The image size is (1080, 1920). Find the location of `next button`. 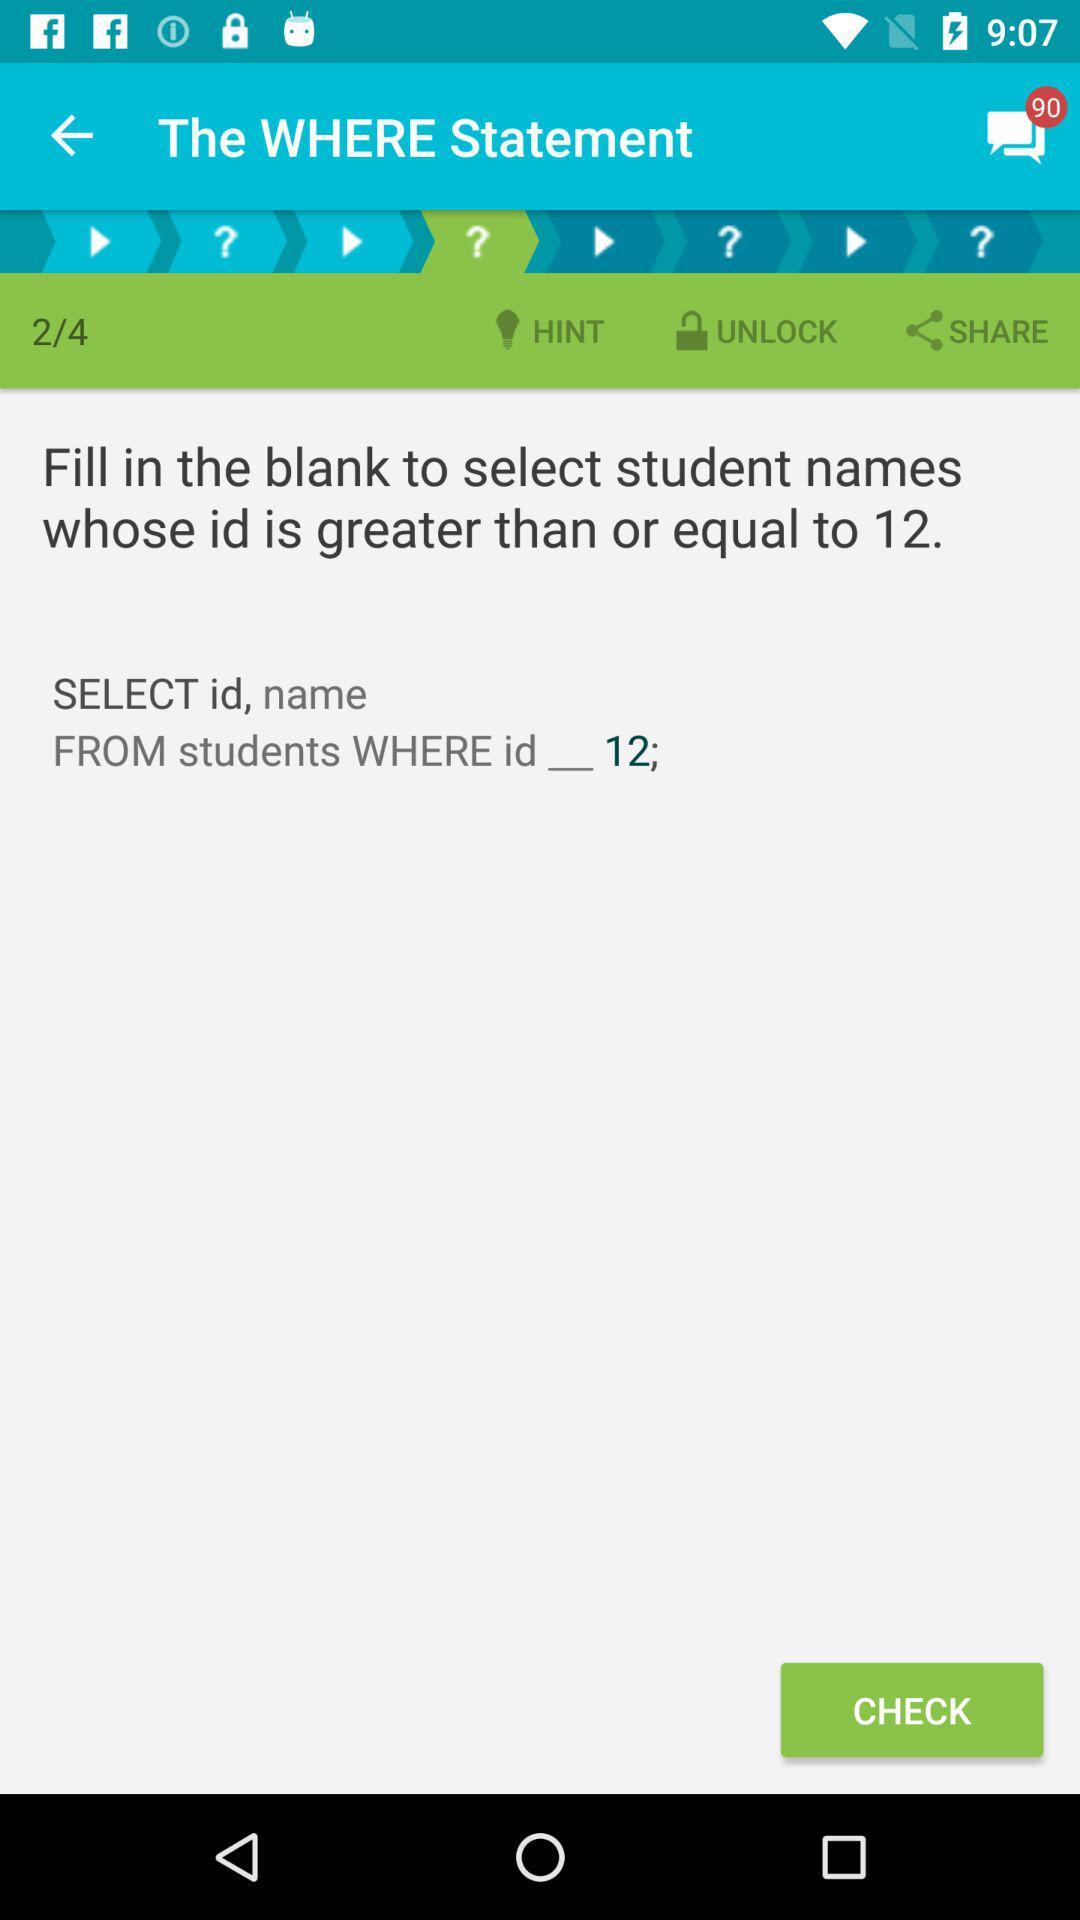

next button is located at coordinates (350, 240).